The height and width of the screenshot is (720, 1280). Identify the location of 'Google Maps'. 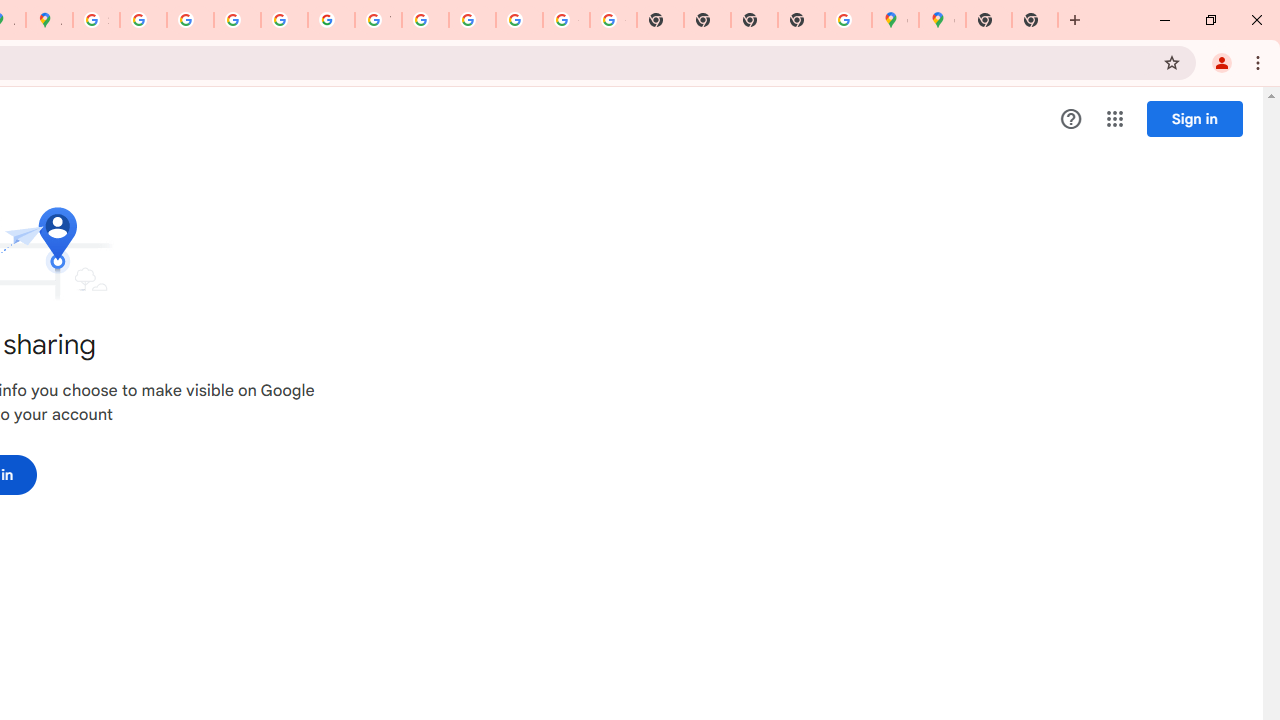
(941, 20).